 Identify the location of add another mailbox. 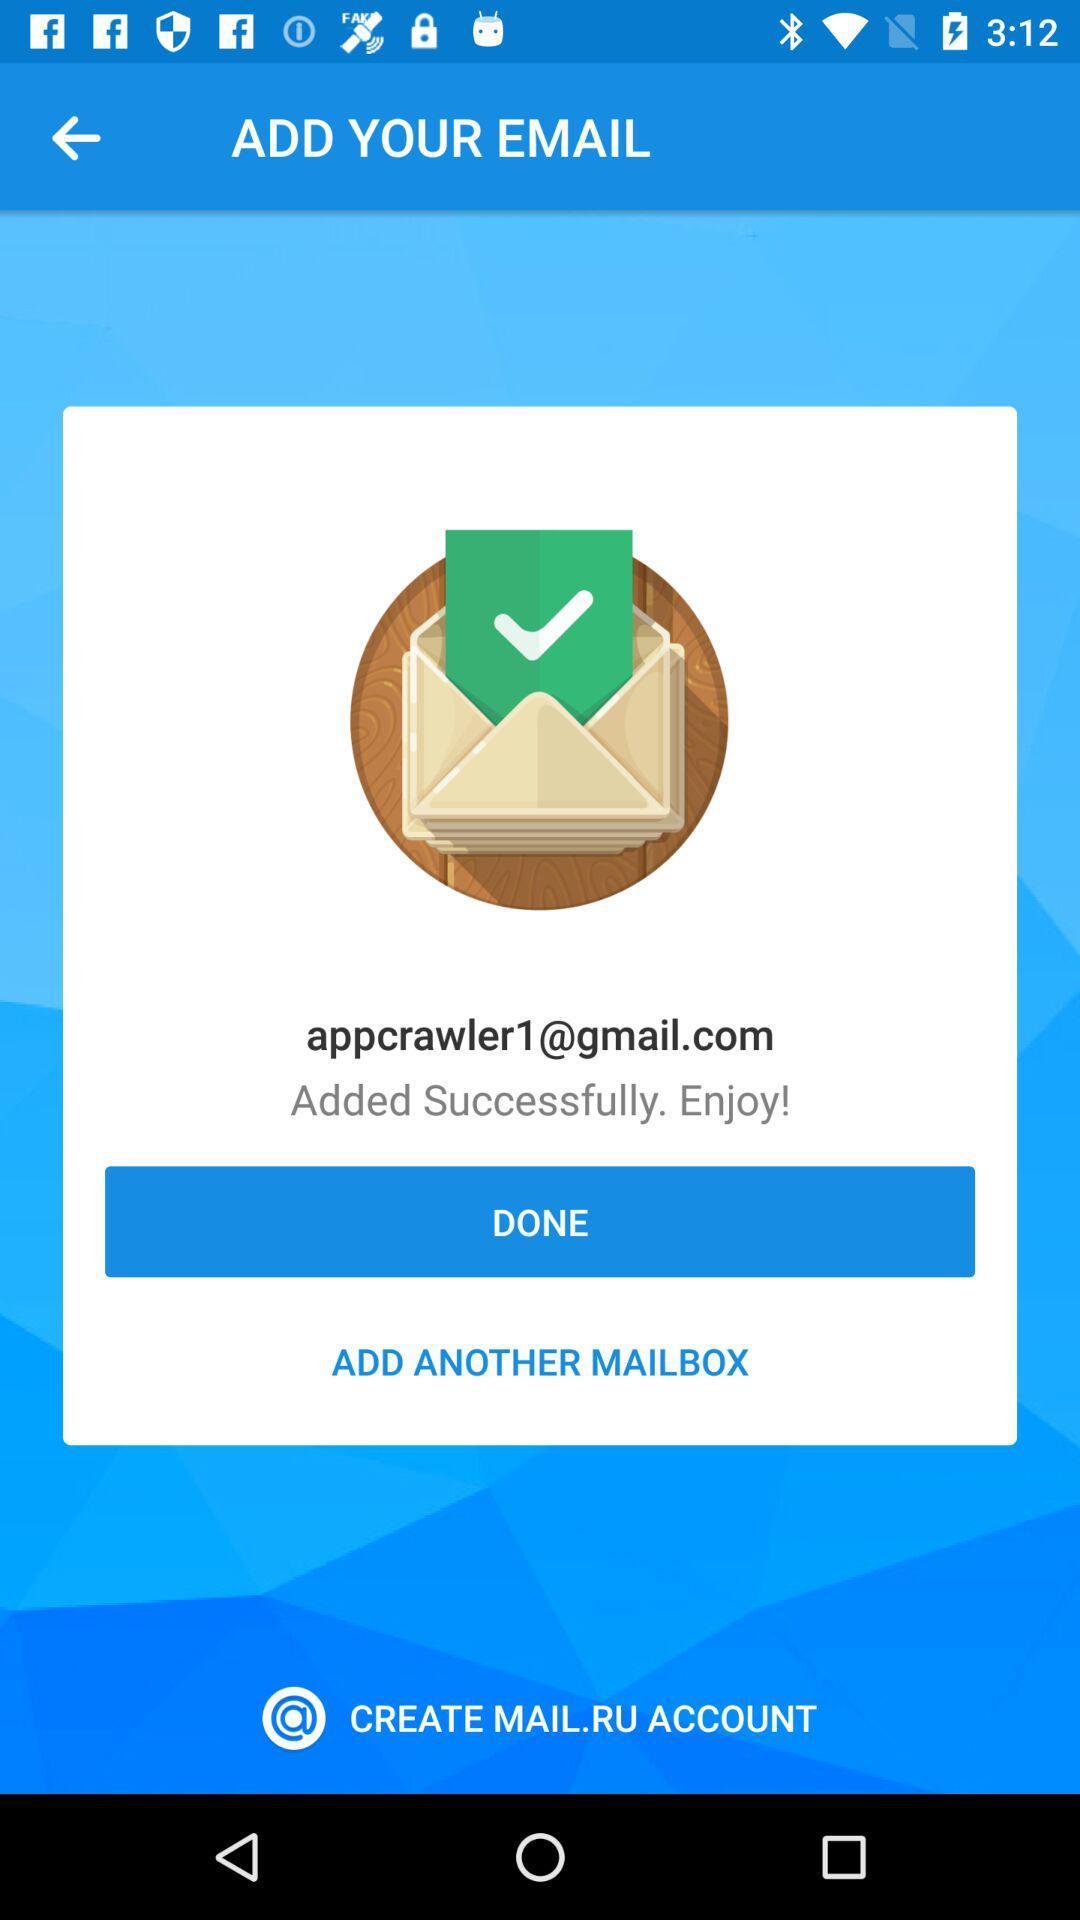
(540, 1360).